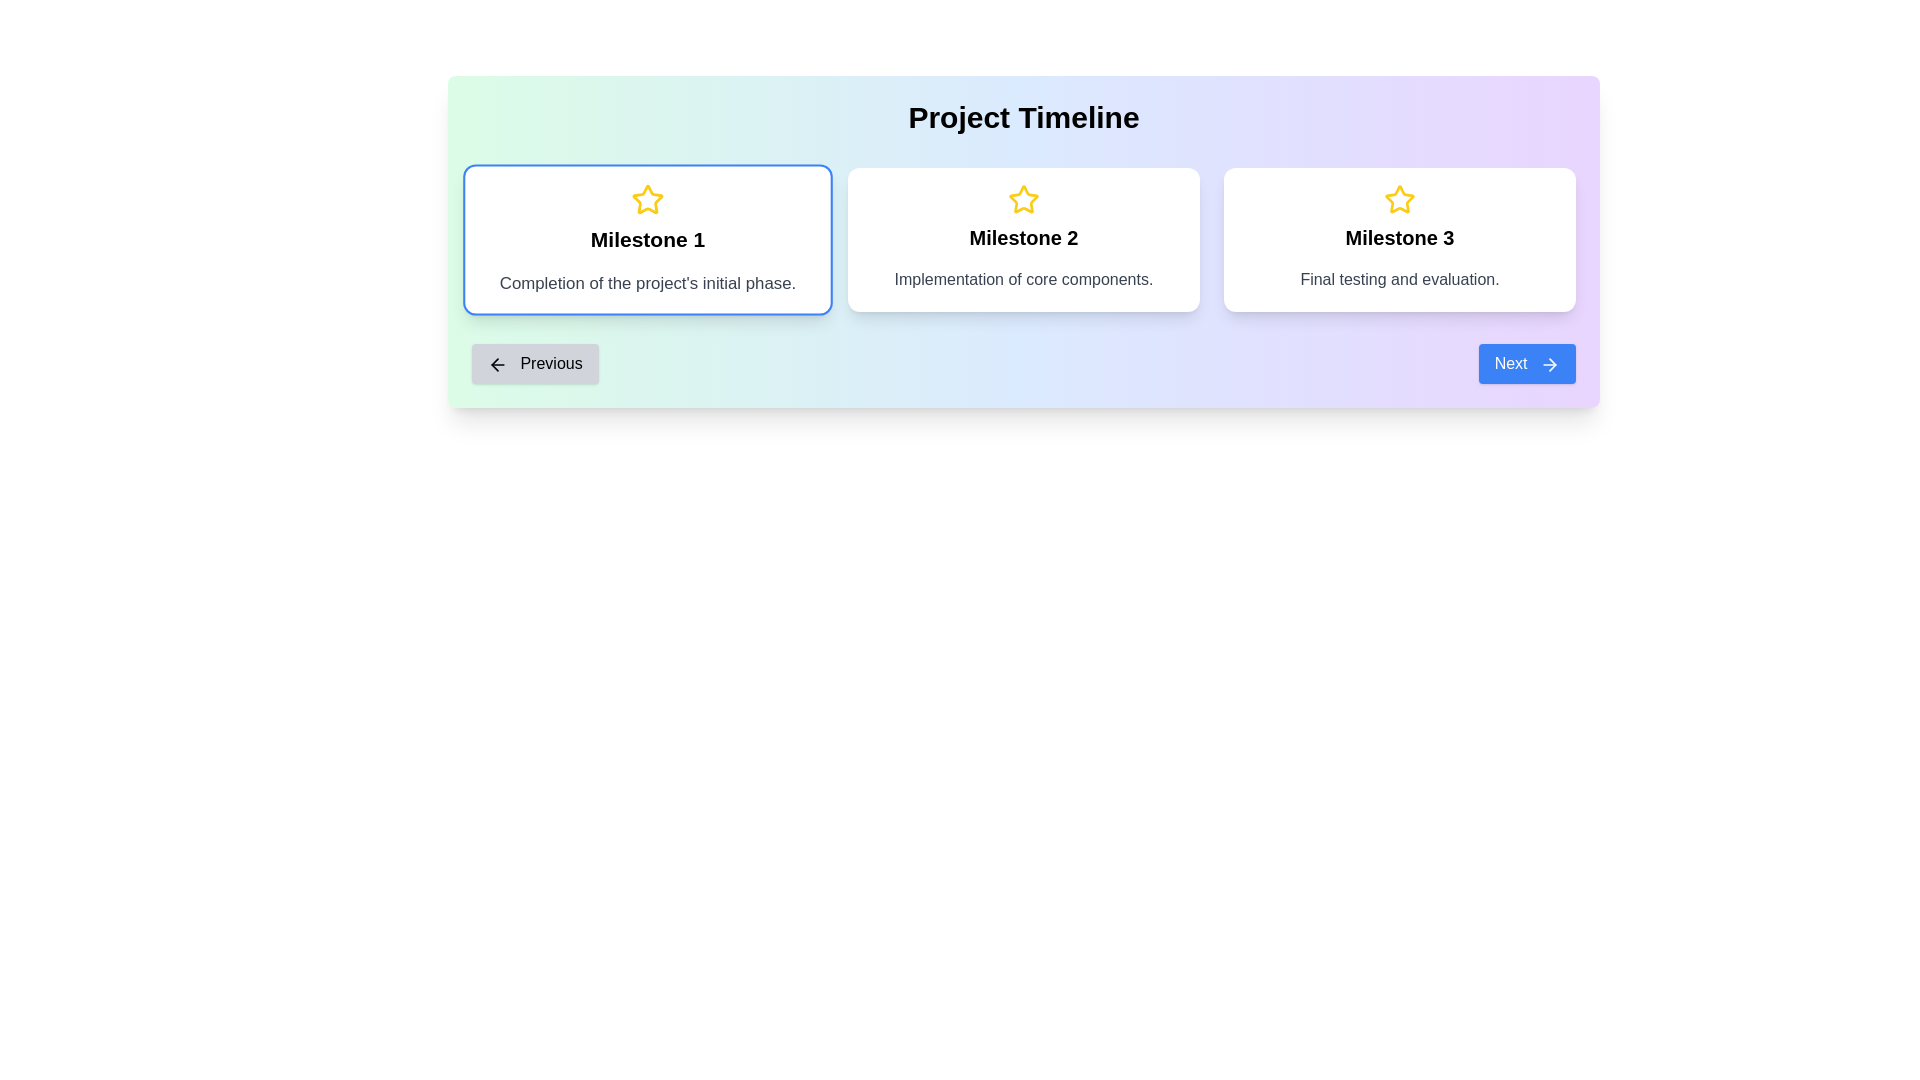  What do you see at coordinates (648, 238) in the screenshot?
I see `the static text label that serves as the title for the first milestone in the project's timeline, located in the leftmost card beneath the 'Project Timeline' heading` at bounding box center [648, 238].